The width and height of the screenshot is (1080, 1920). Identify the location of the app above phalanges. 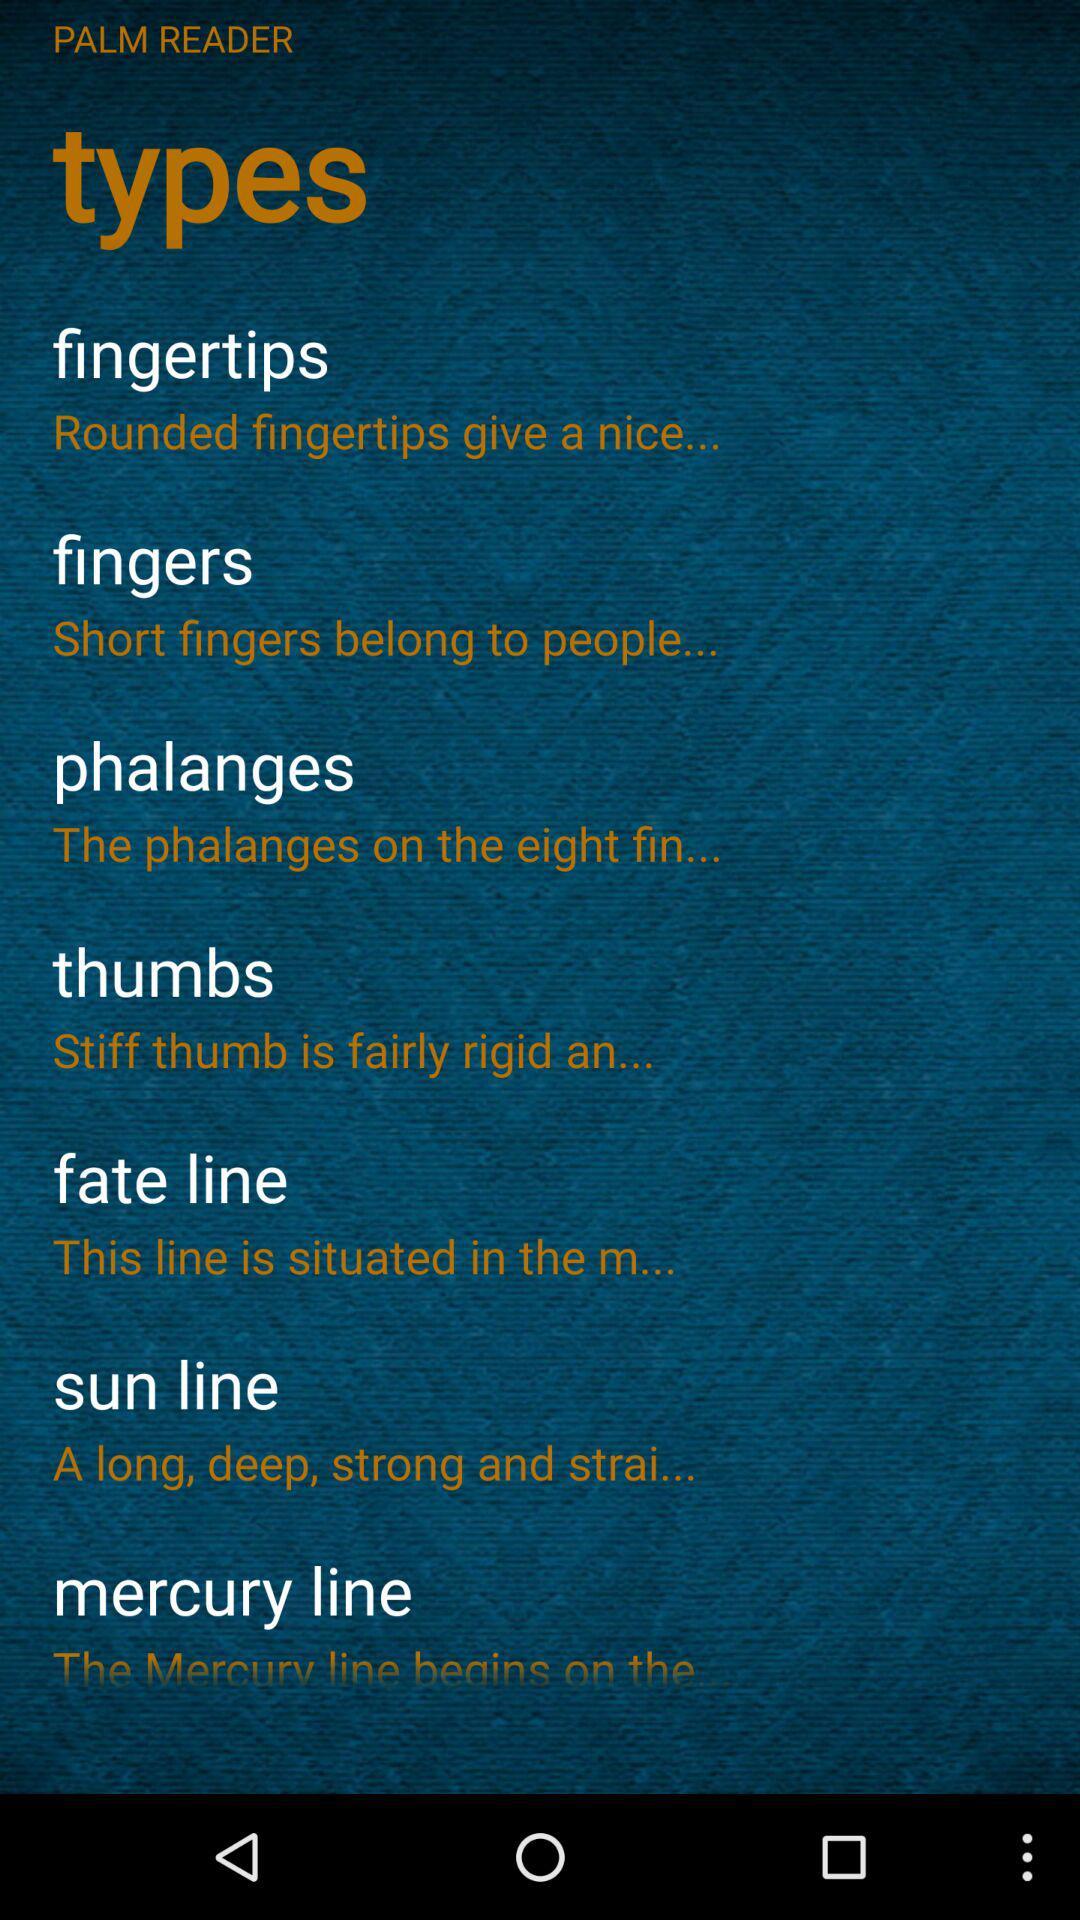
(540, 636).